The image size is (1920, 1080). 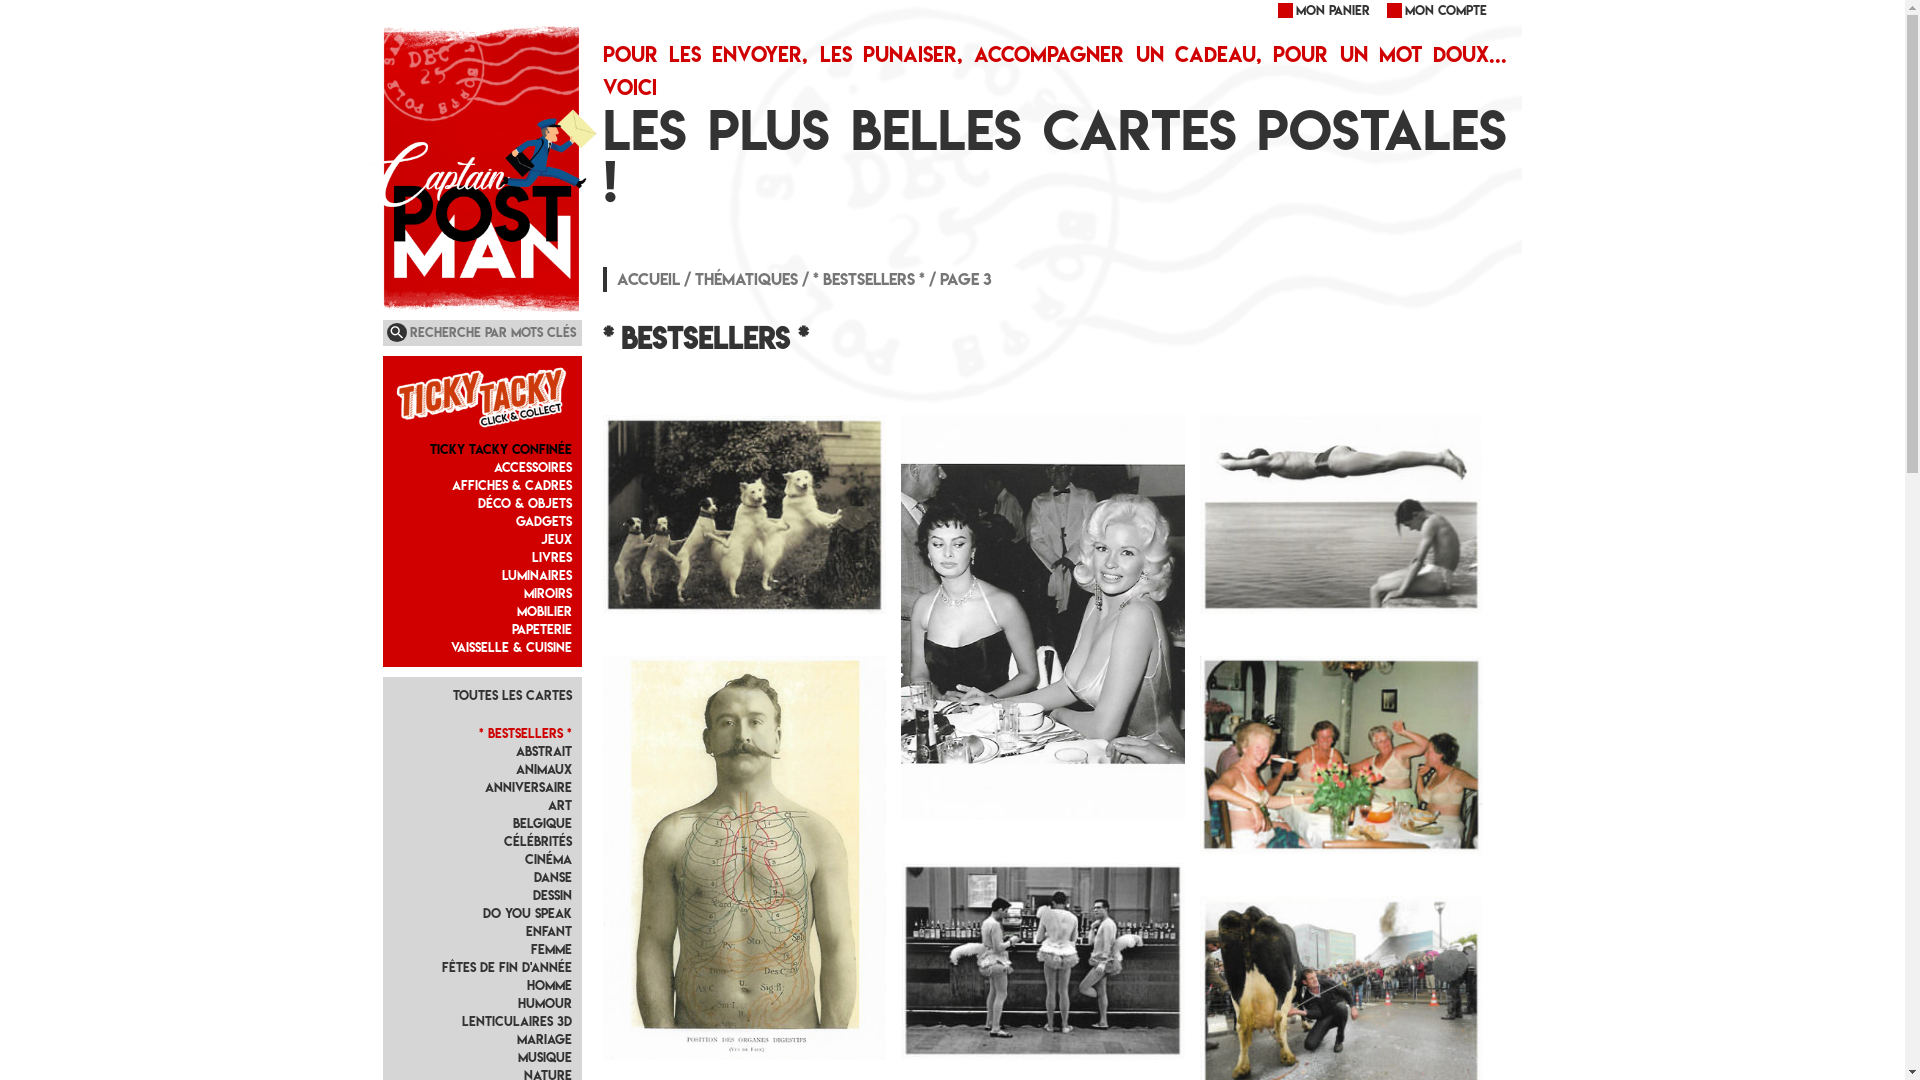 What do you see at coordinates (551, 948) in the screenshot?
I see `'Femme'` at bounding box center [551, 948].